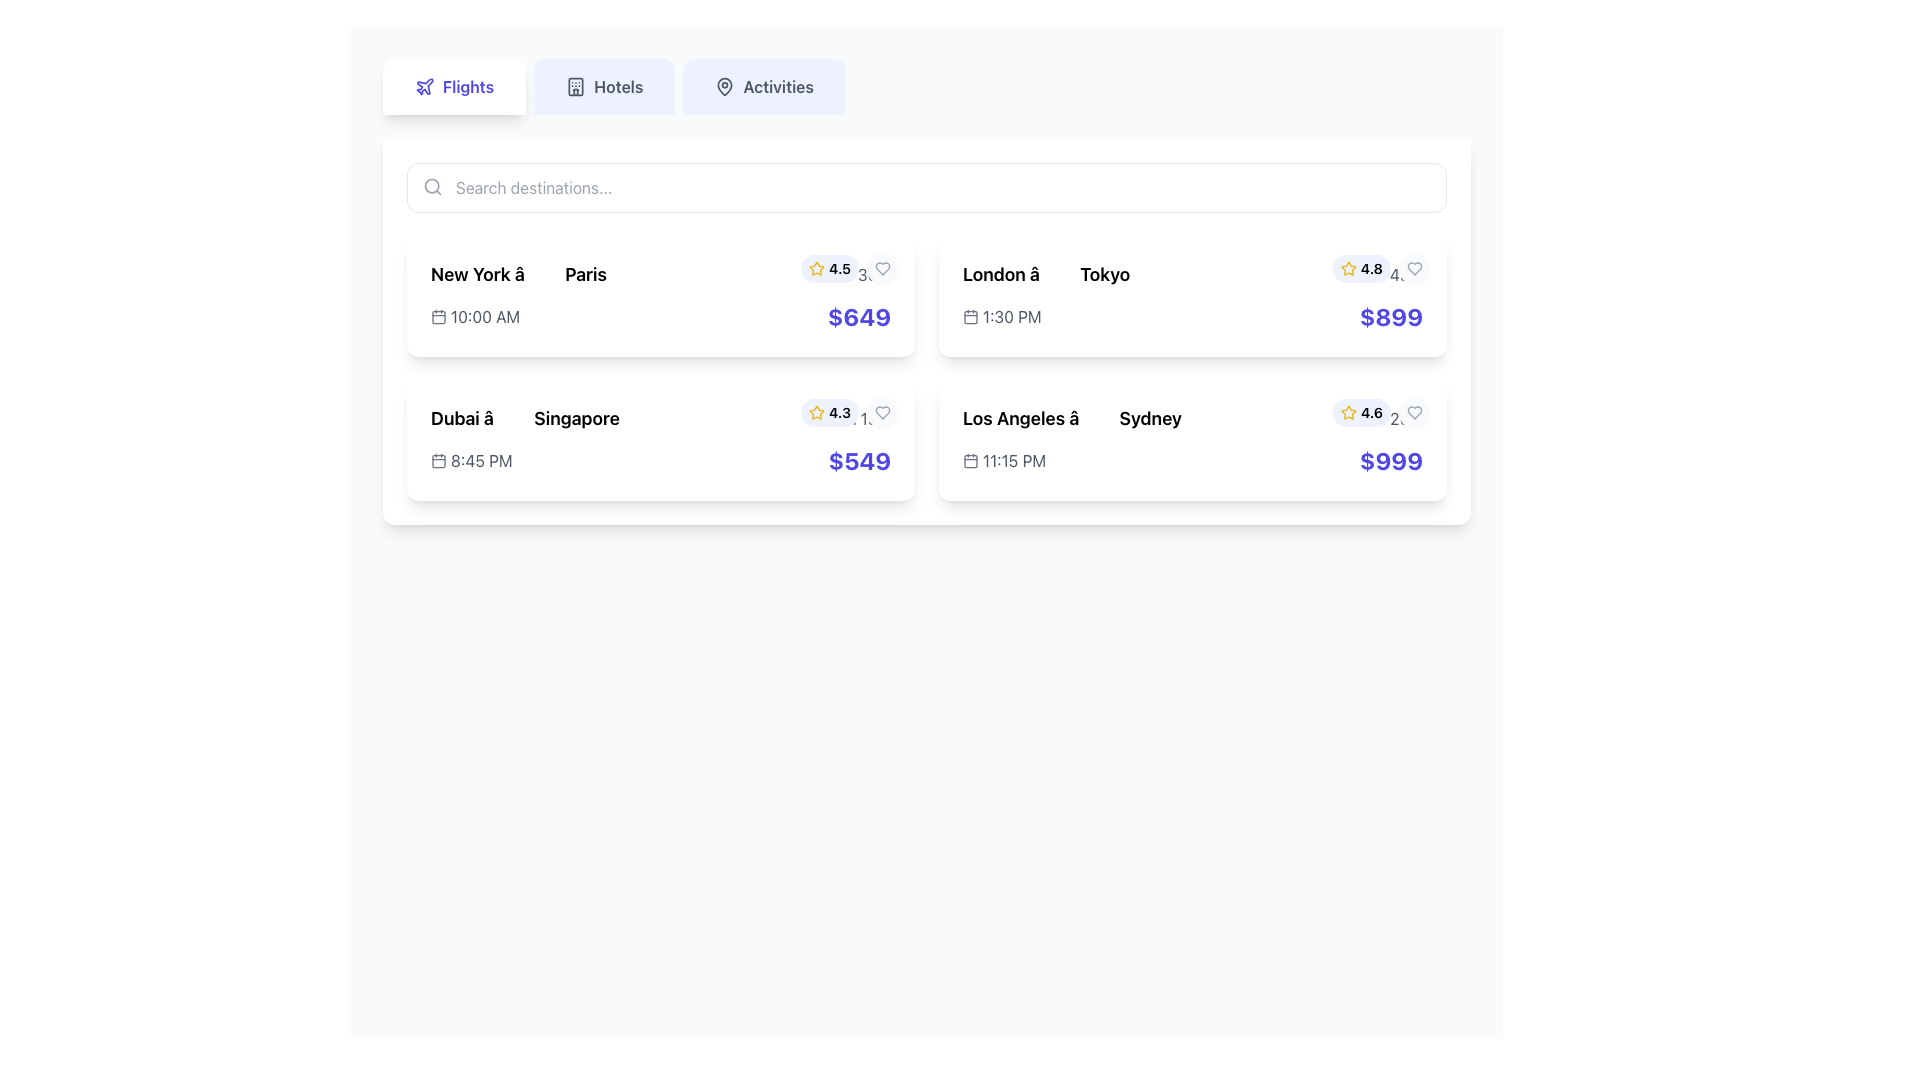 The height and width of the screenshot is (1080, 1920). What do you see at coordinates (1390, 461) in the screenshot?
I see `the text label displaying the ticket price for the flight option from 'Los Angeles' to 'Sydney' located at the bottom-right corner of the tile` at bounding box center [1390, 461].